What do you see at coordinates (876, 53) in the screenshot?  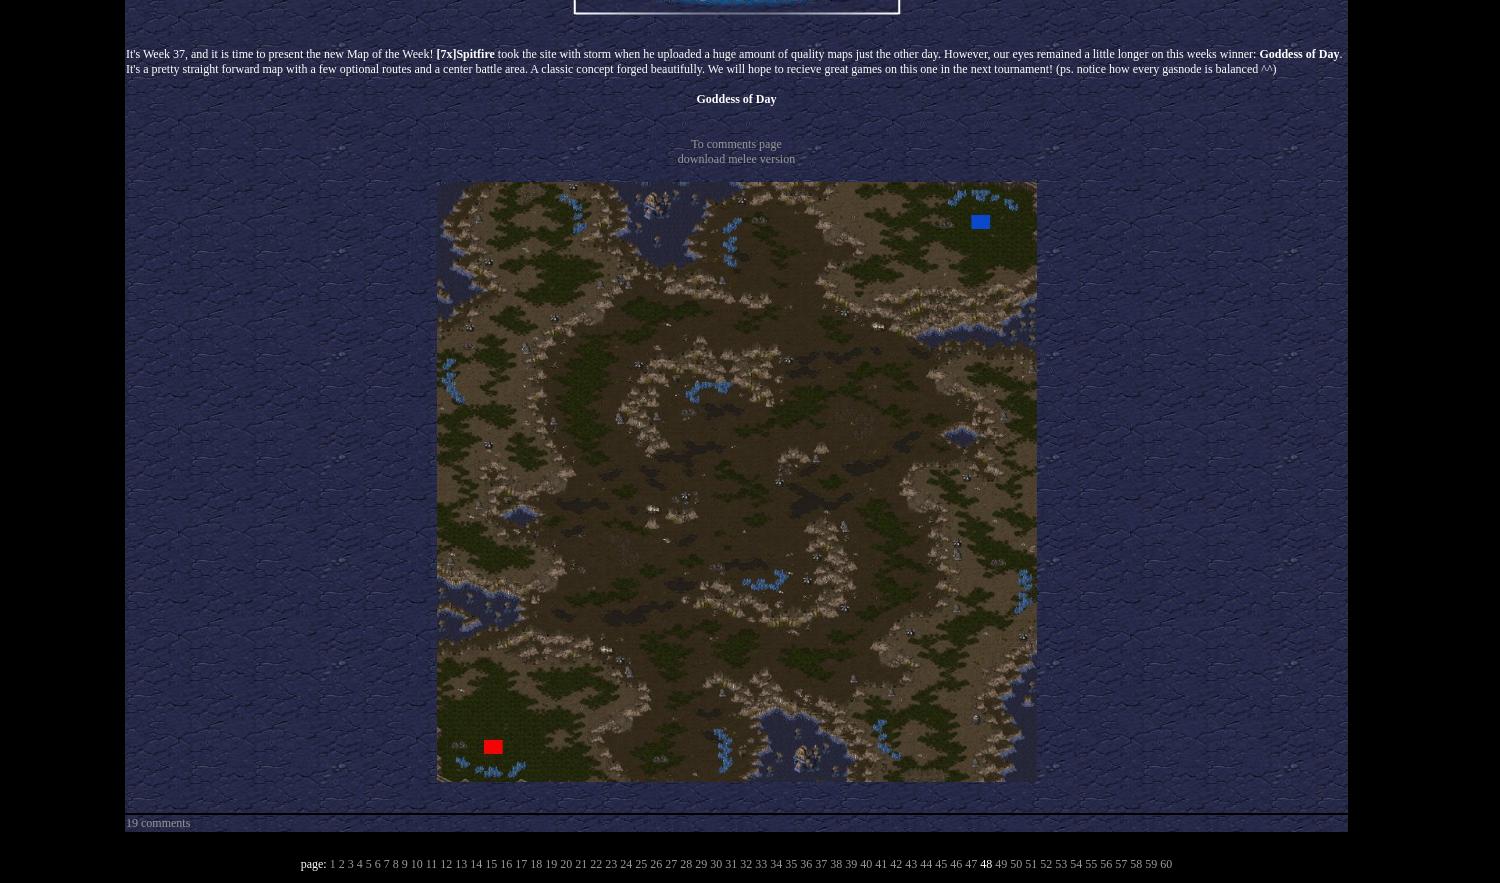 I see `'took the site with storm when he uploaded a huge amount of quality maps just the other day. However, our eyes remained a little longer on this weeks winner:'` at bounding box center [876, 53].